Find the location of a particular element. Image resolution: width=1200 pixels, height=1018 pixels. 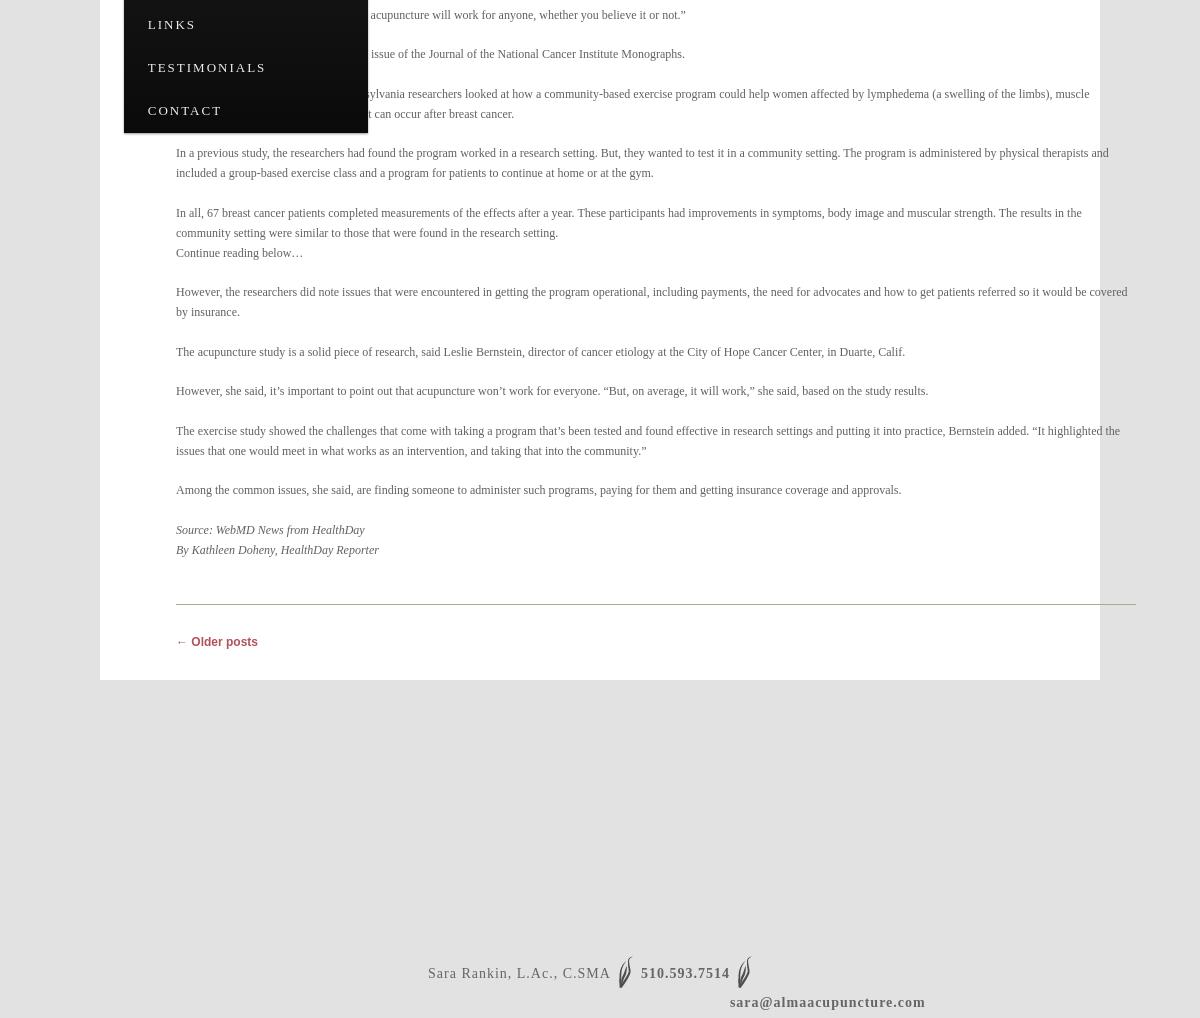

'The exercise study showed the challenges that come with taking a program that’s been tested and found effective in research settings and putting it into practice, Bernstein added. “It highlighted the issues that one would meet in what works as an intervention, and taking that into the community.”' is located at coordinates (175, 438).